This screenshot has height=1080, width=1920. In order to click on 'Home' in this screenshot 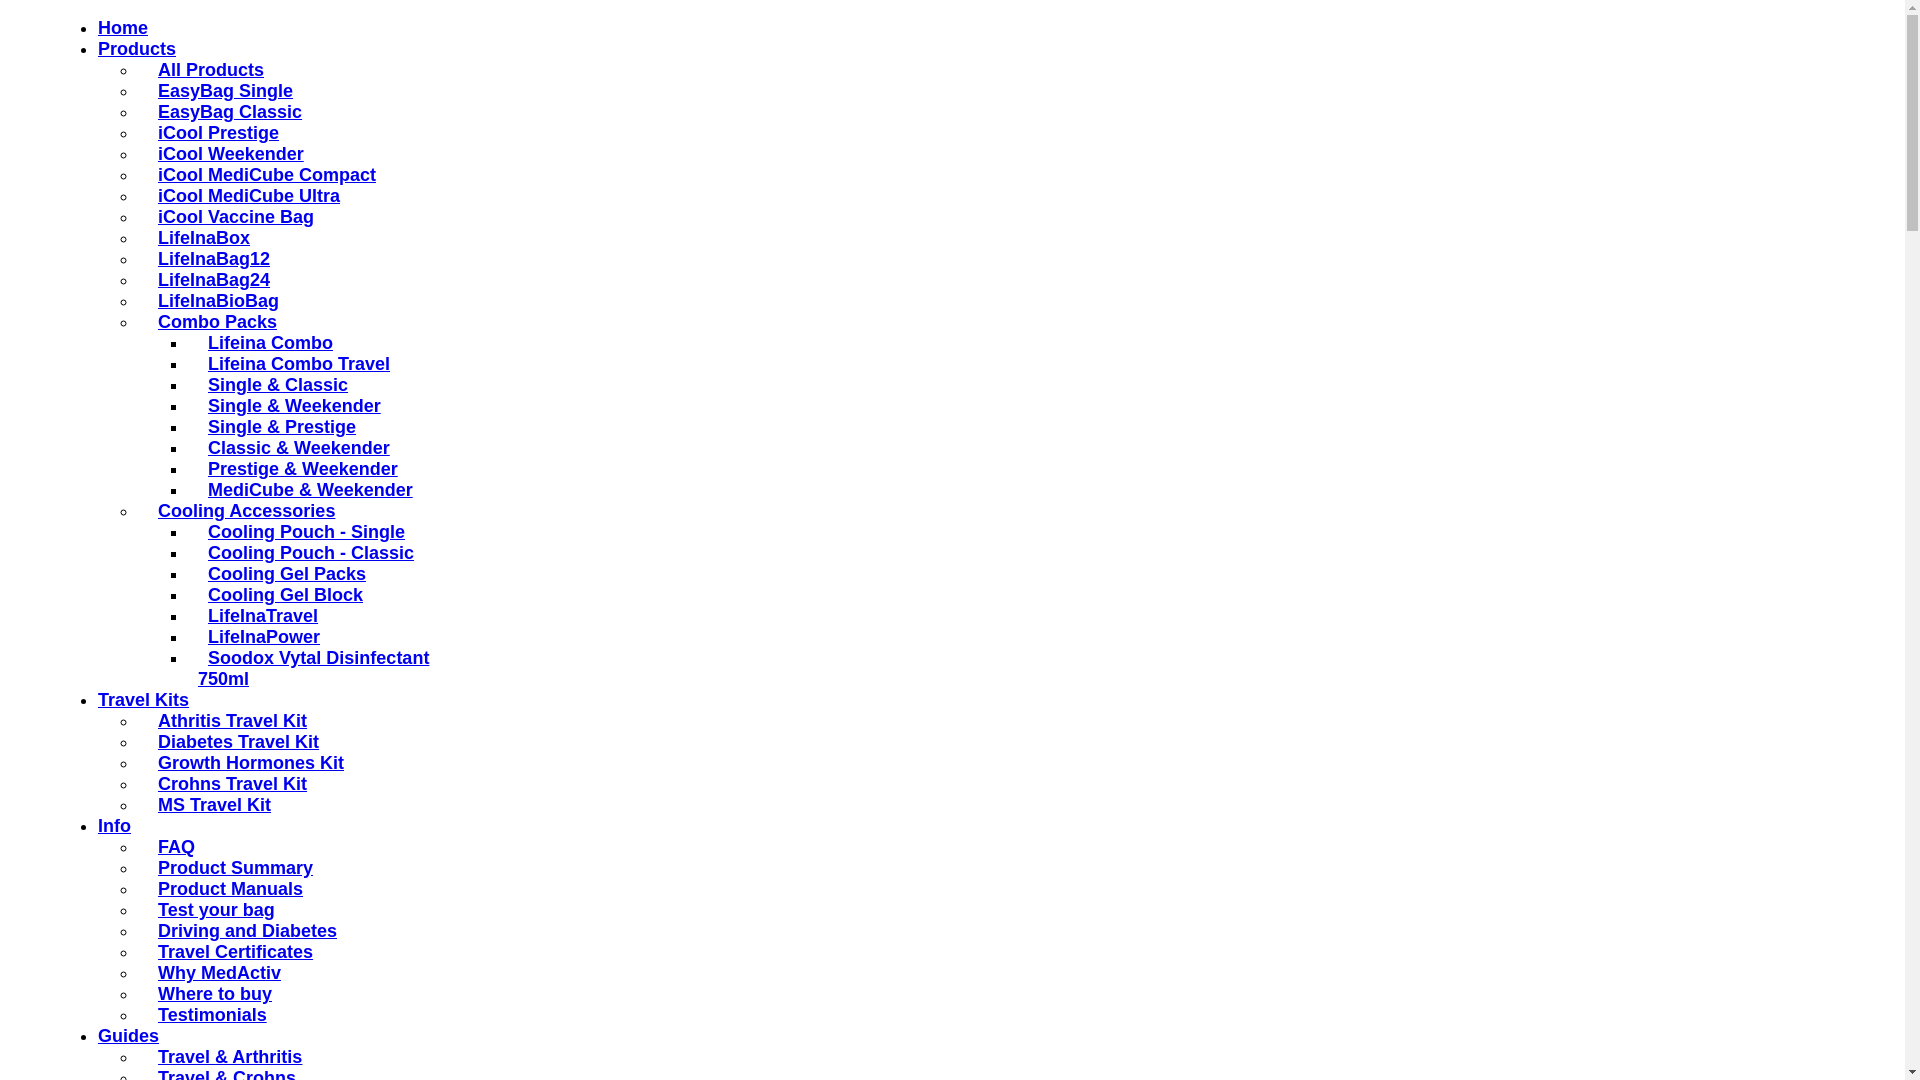, I will do `click(122, 27)`.